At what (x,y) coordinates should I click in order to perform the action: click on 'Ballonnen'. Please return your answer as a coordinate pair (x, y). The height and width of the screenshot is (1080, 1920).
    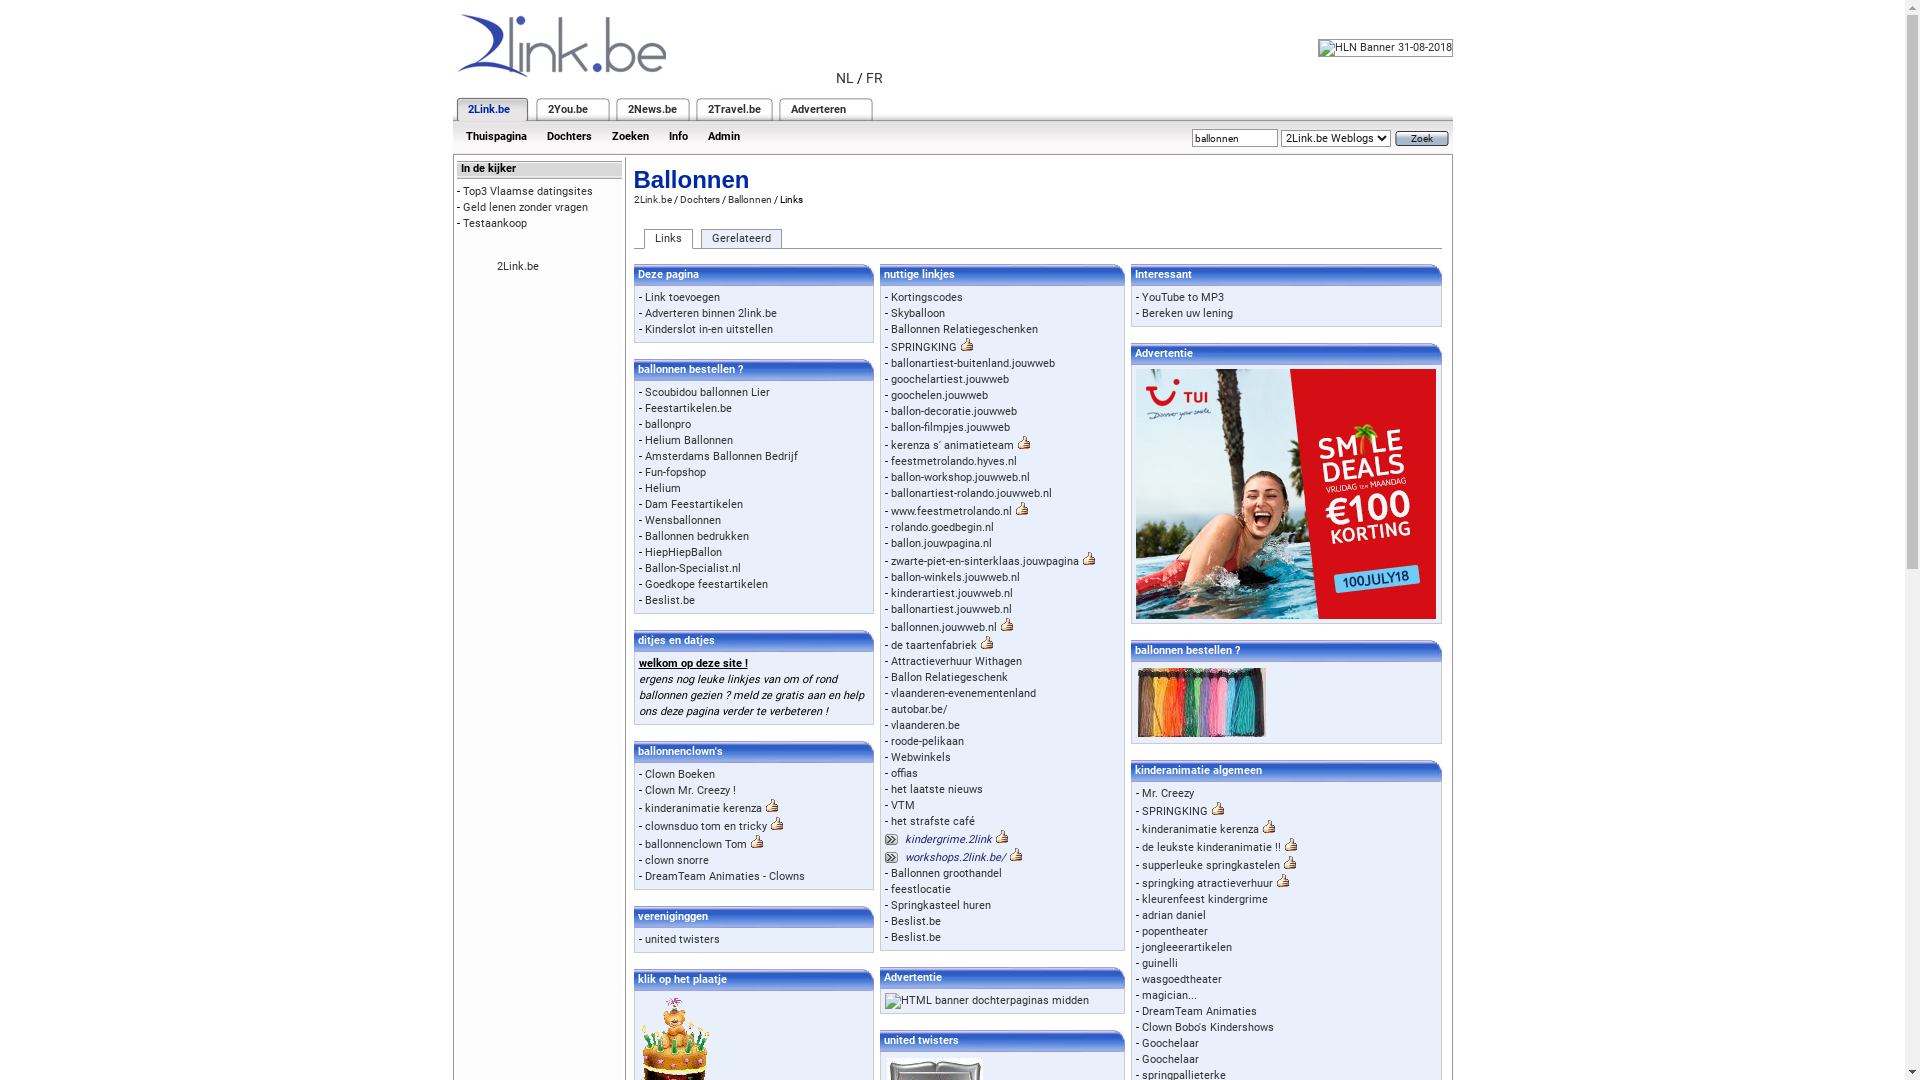
    Looking at the image, I should click on (748, 199).